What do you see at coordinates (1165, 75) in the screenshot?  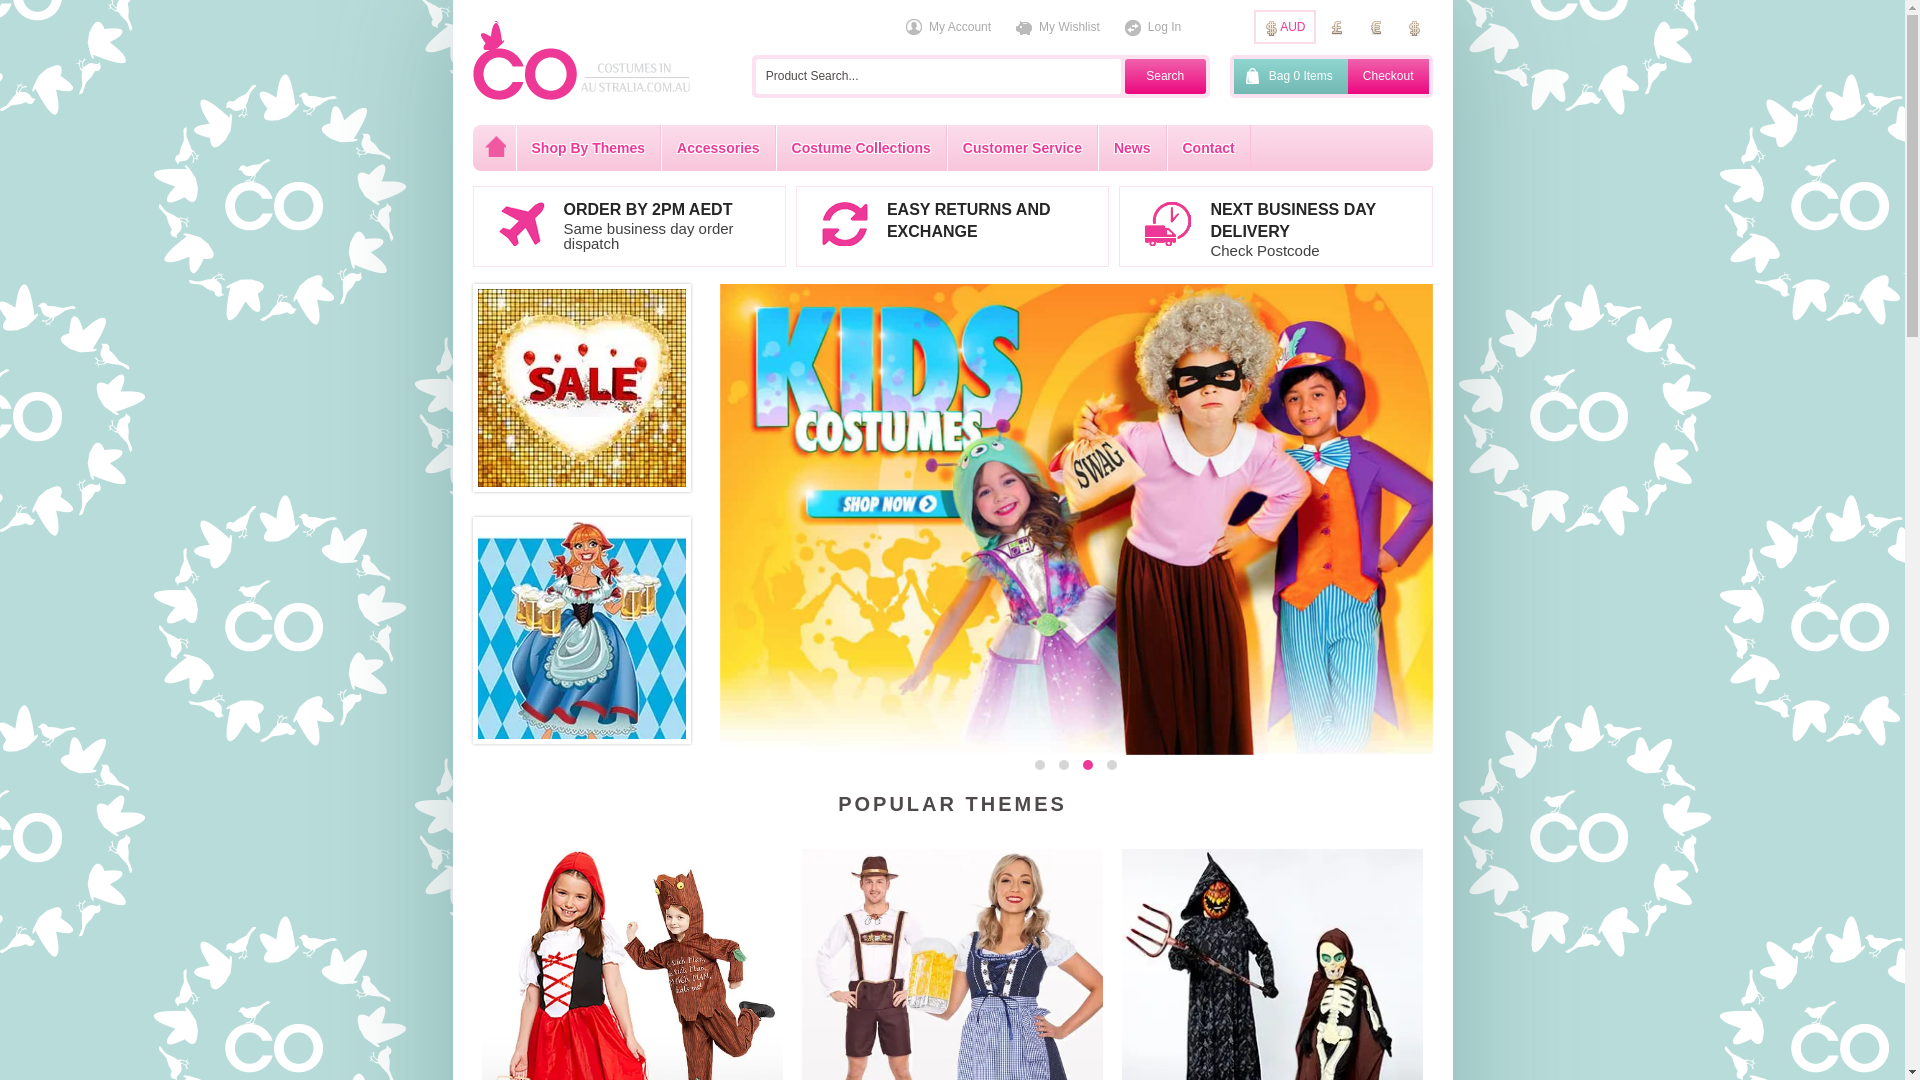 I see `'Search'` at bounding box center [1165, 75].